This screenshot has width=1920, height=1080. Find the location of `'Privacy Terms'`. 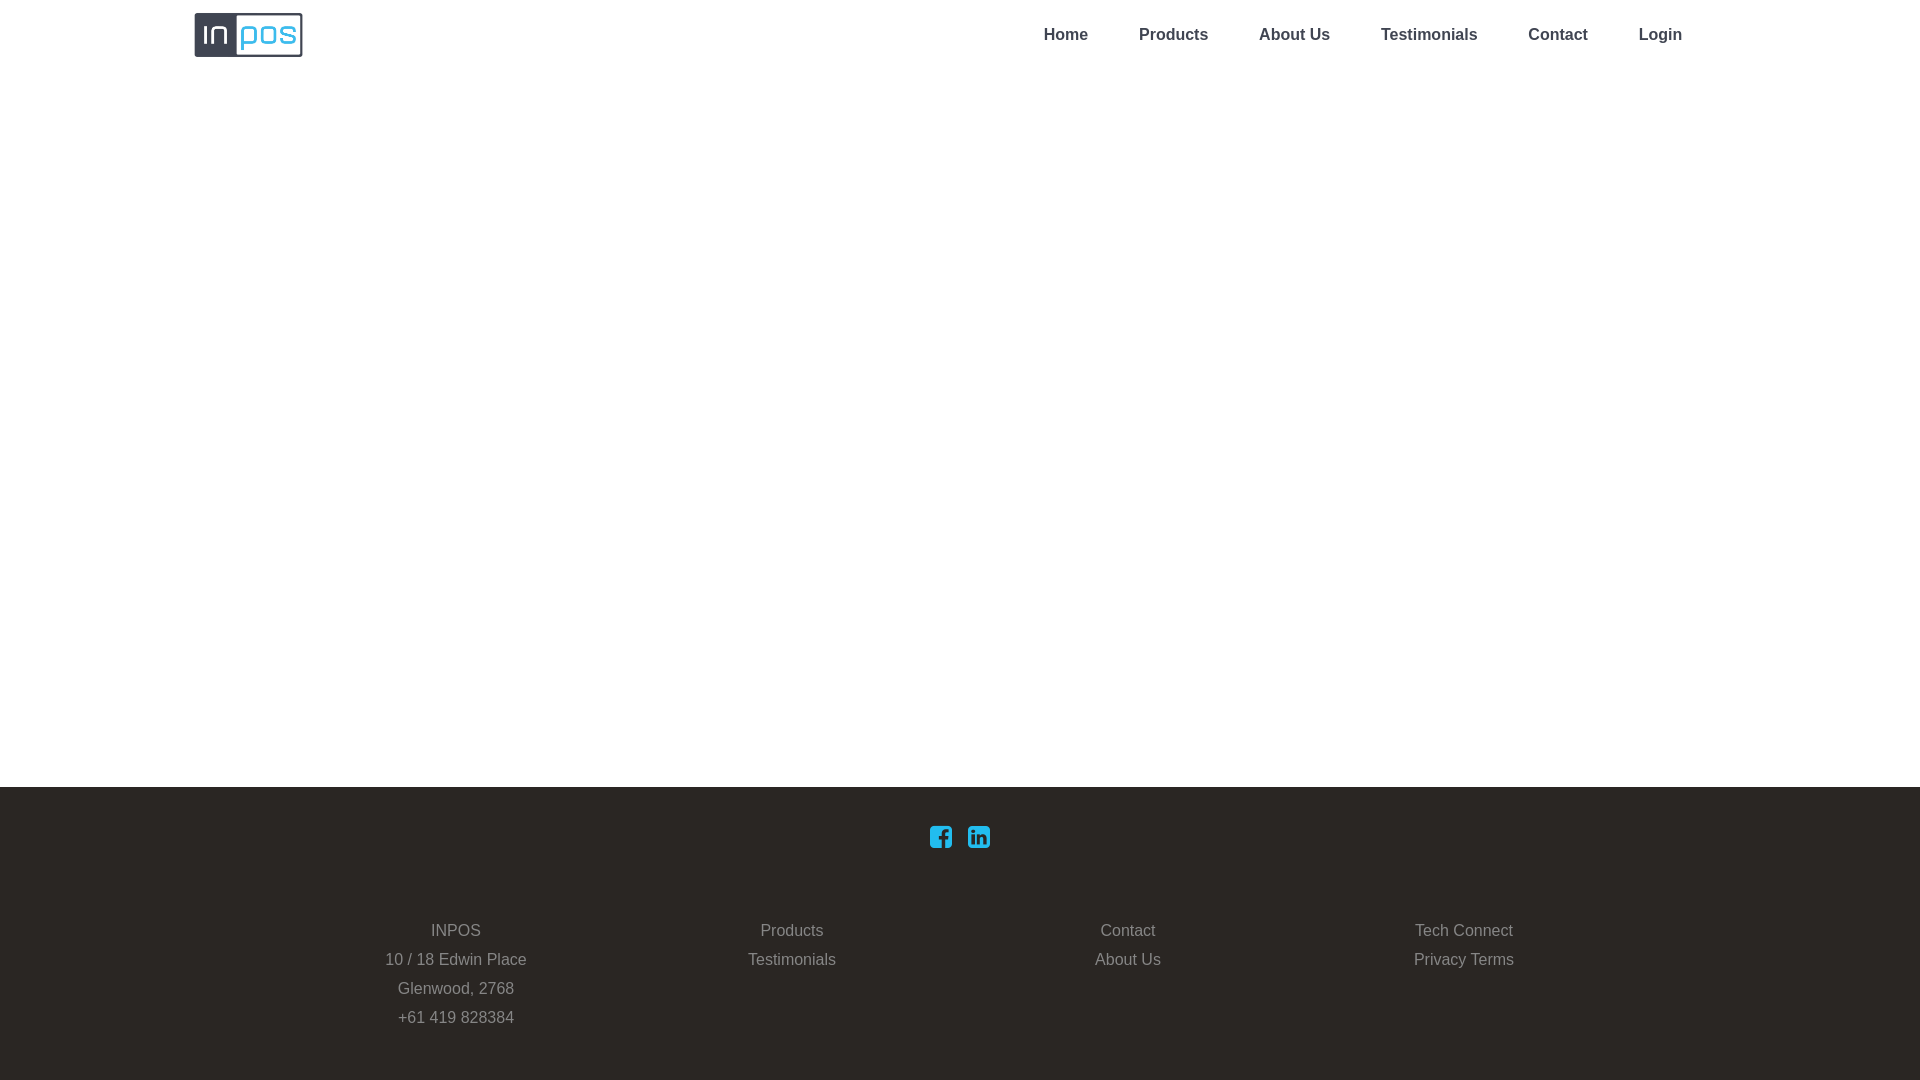

'Privacy Terms' is located at coordinates (1464, 959).